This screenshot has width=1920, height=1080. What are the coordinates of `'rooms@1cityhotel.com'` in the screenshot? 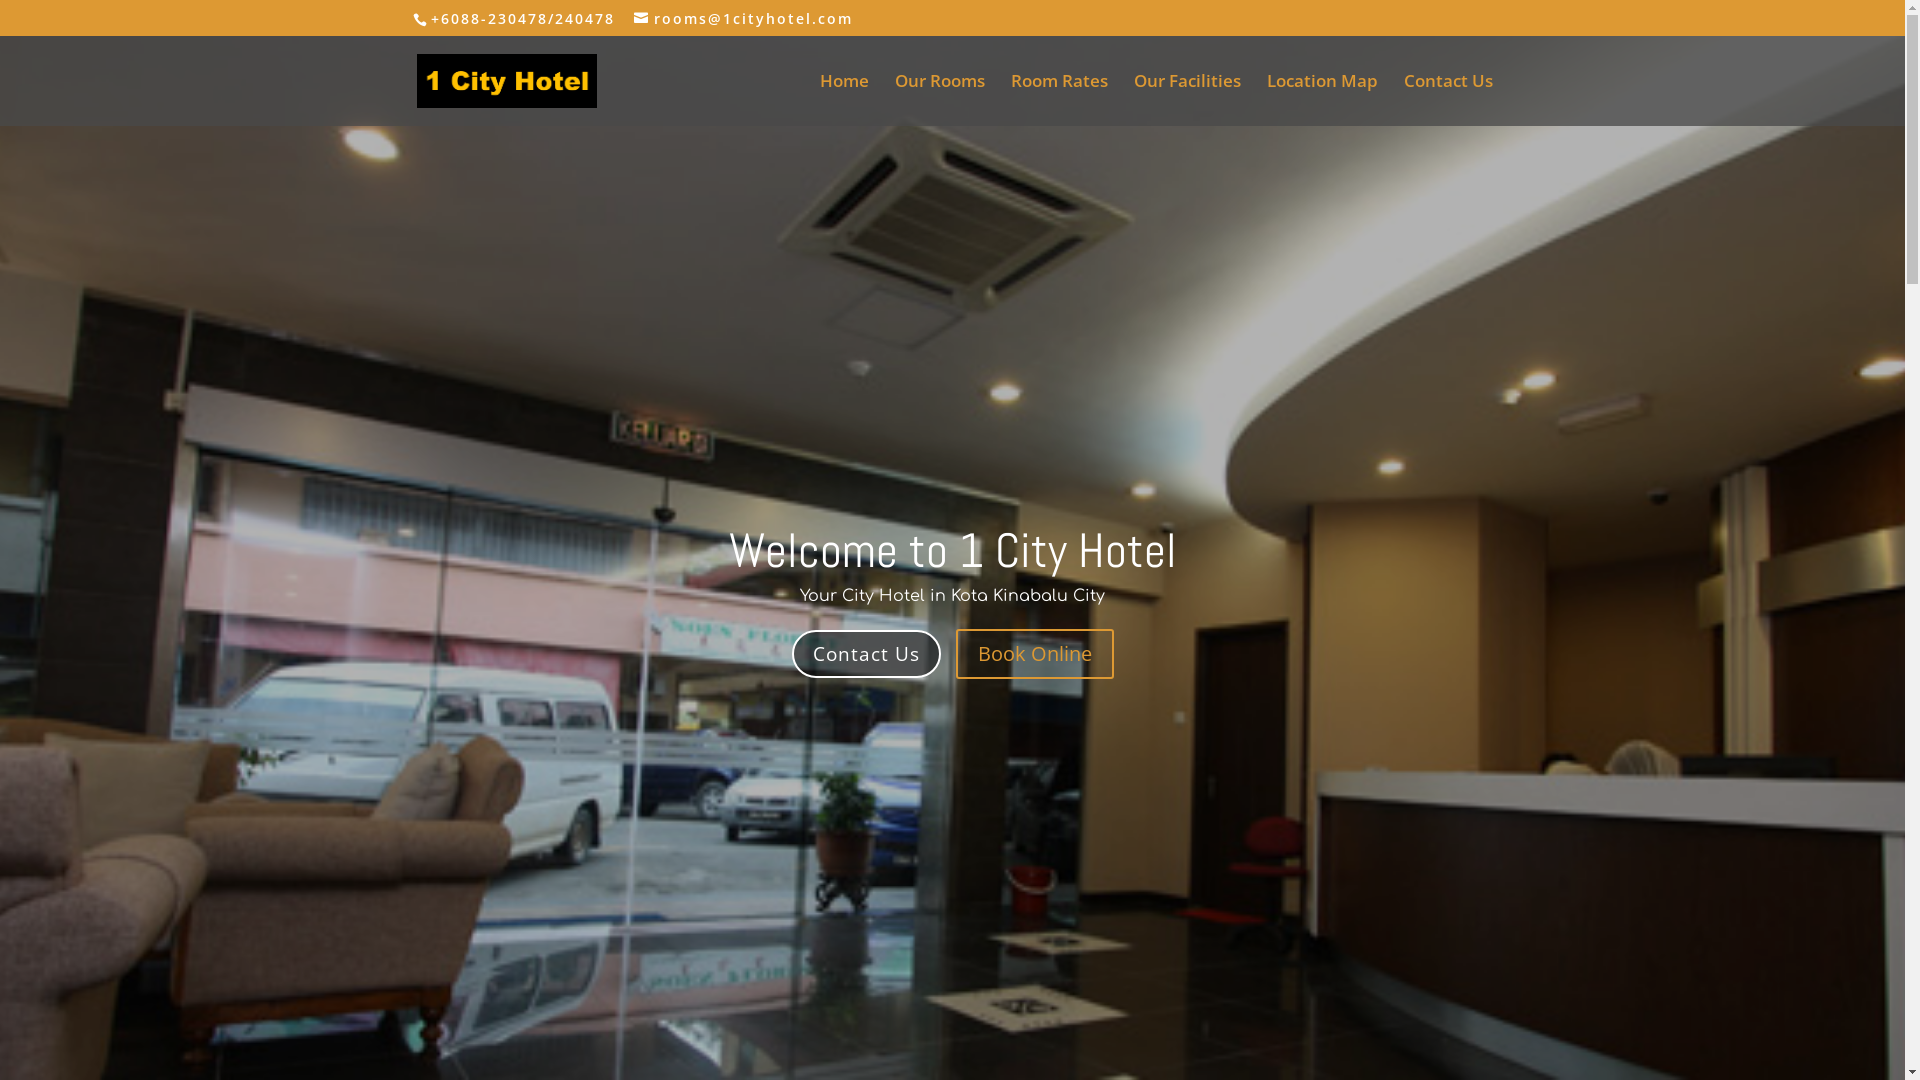 It's located at (742, 17).